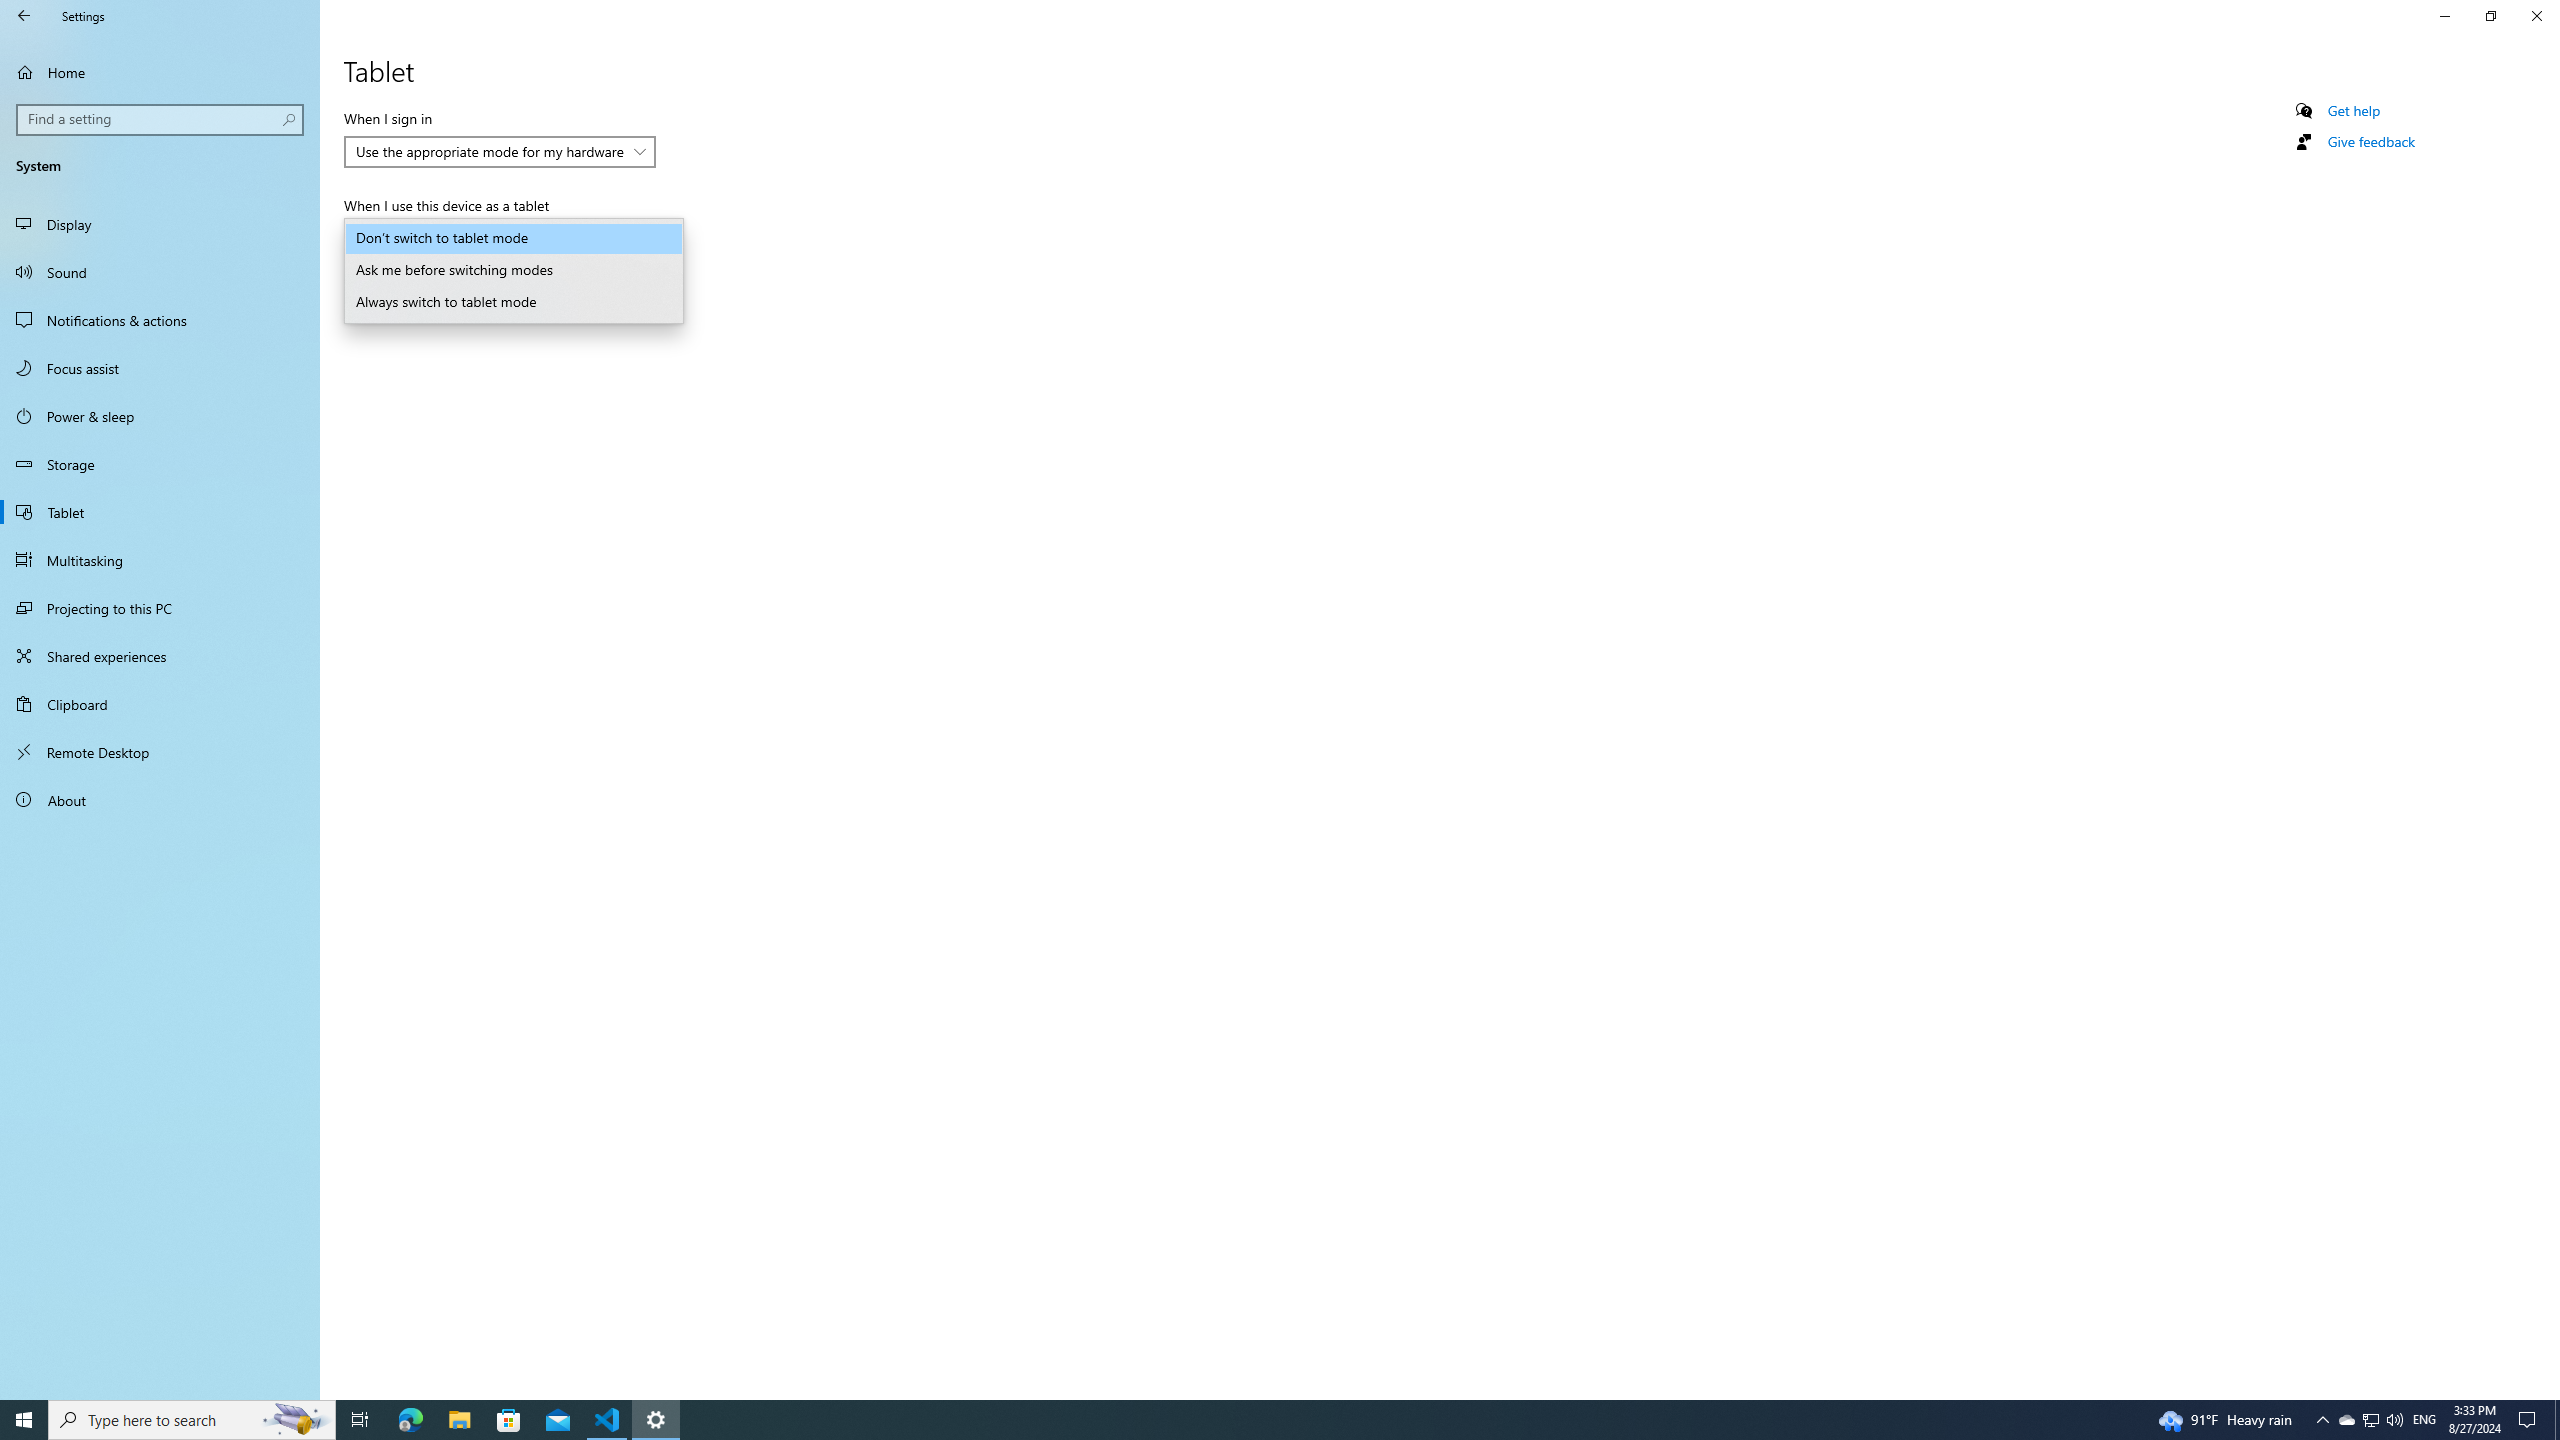 This screenshot has height=1440, width=2560. I want to click on 'Storage', so click(159, 463).